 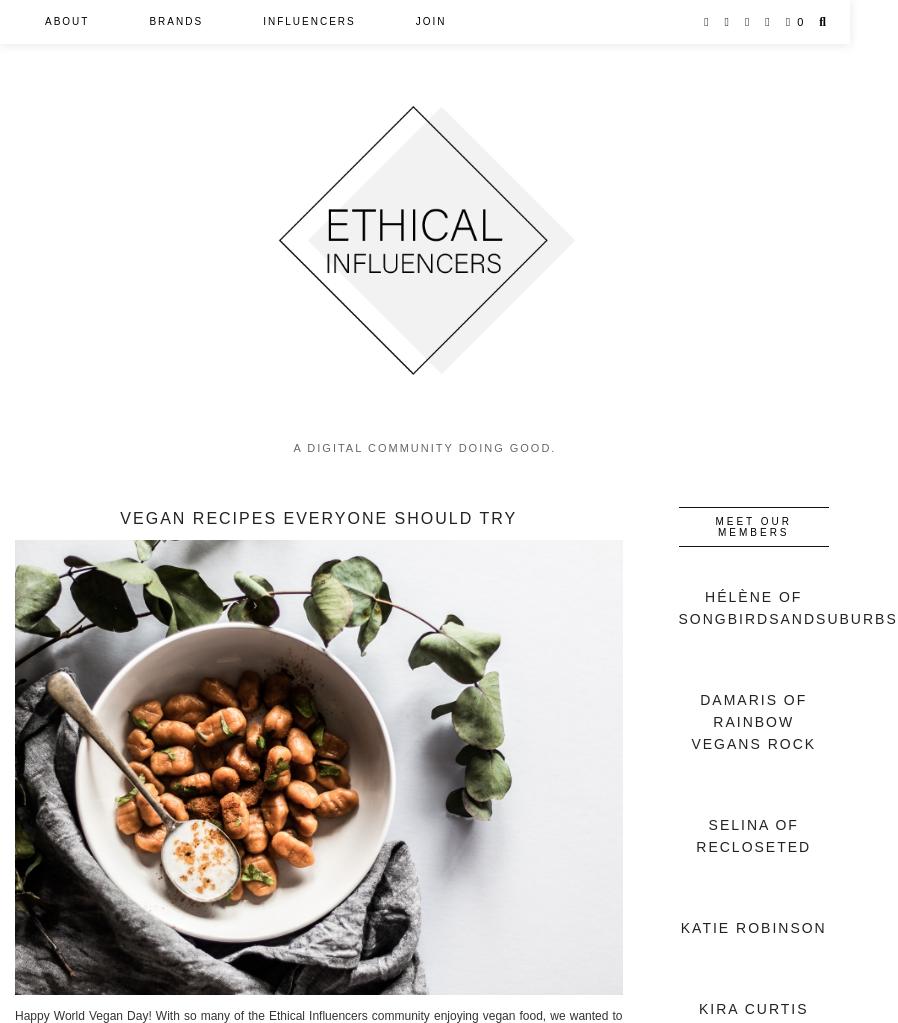 I want to click on 'Vegan Recipes Everyone Should Try', so click(x=318, y=516).